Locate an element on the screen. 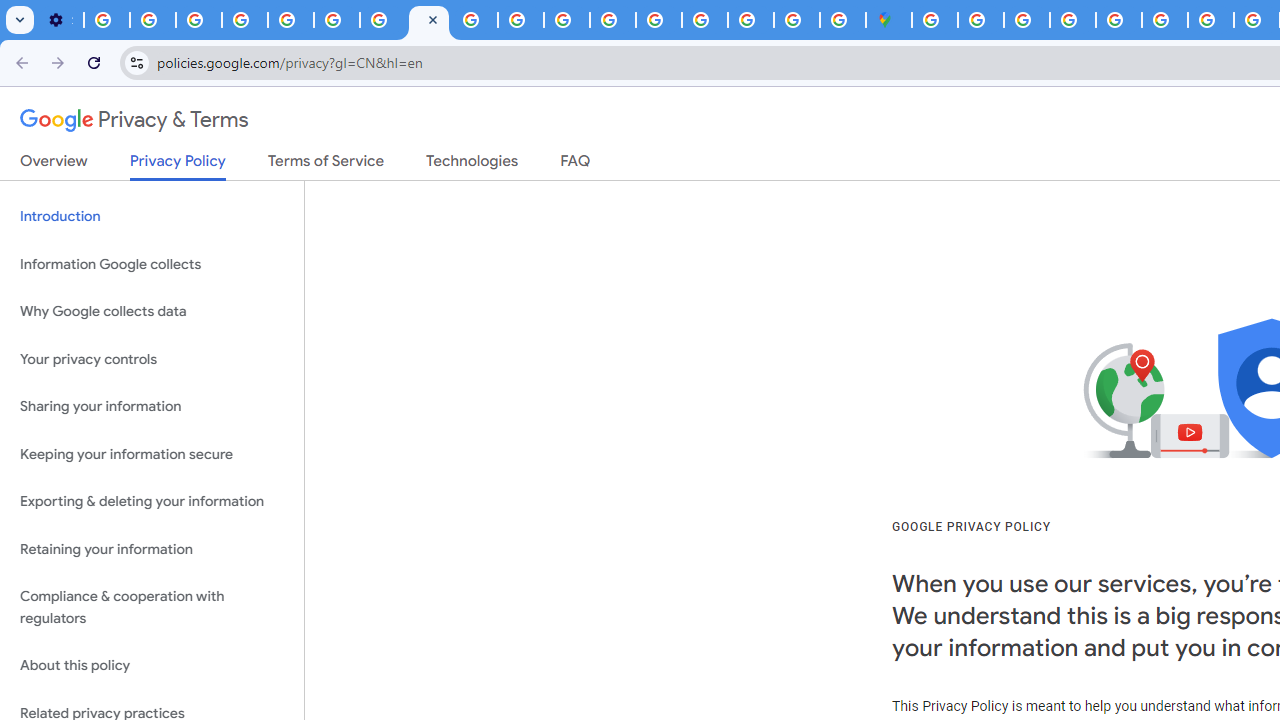  'Sharing your information' is located at coordinates (151, 406).